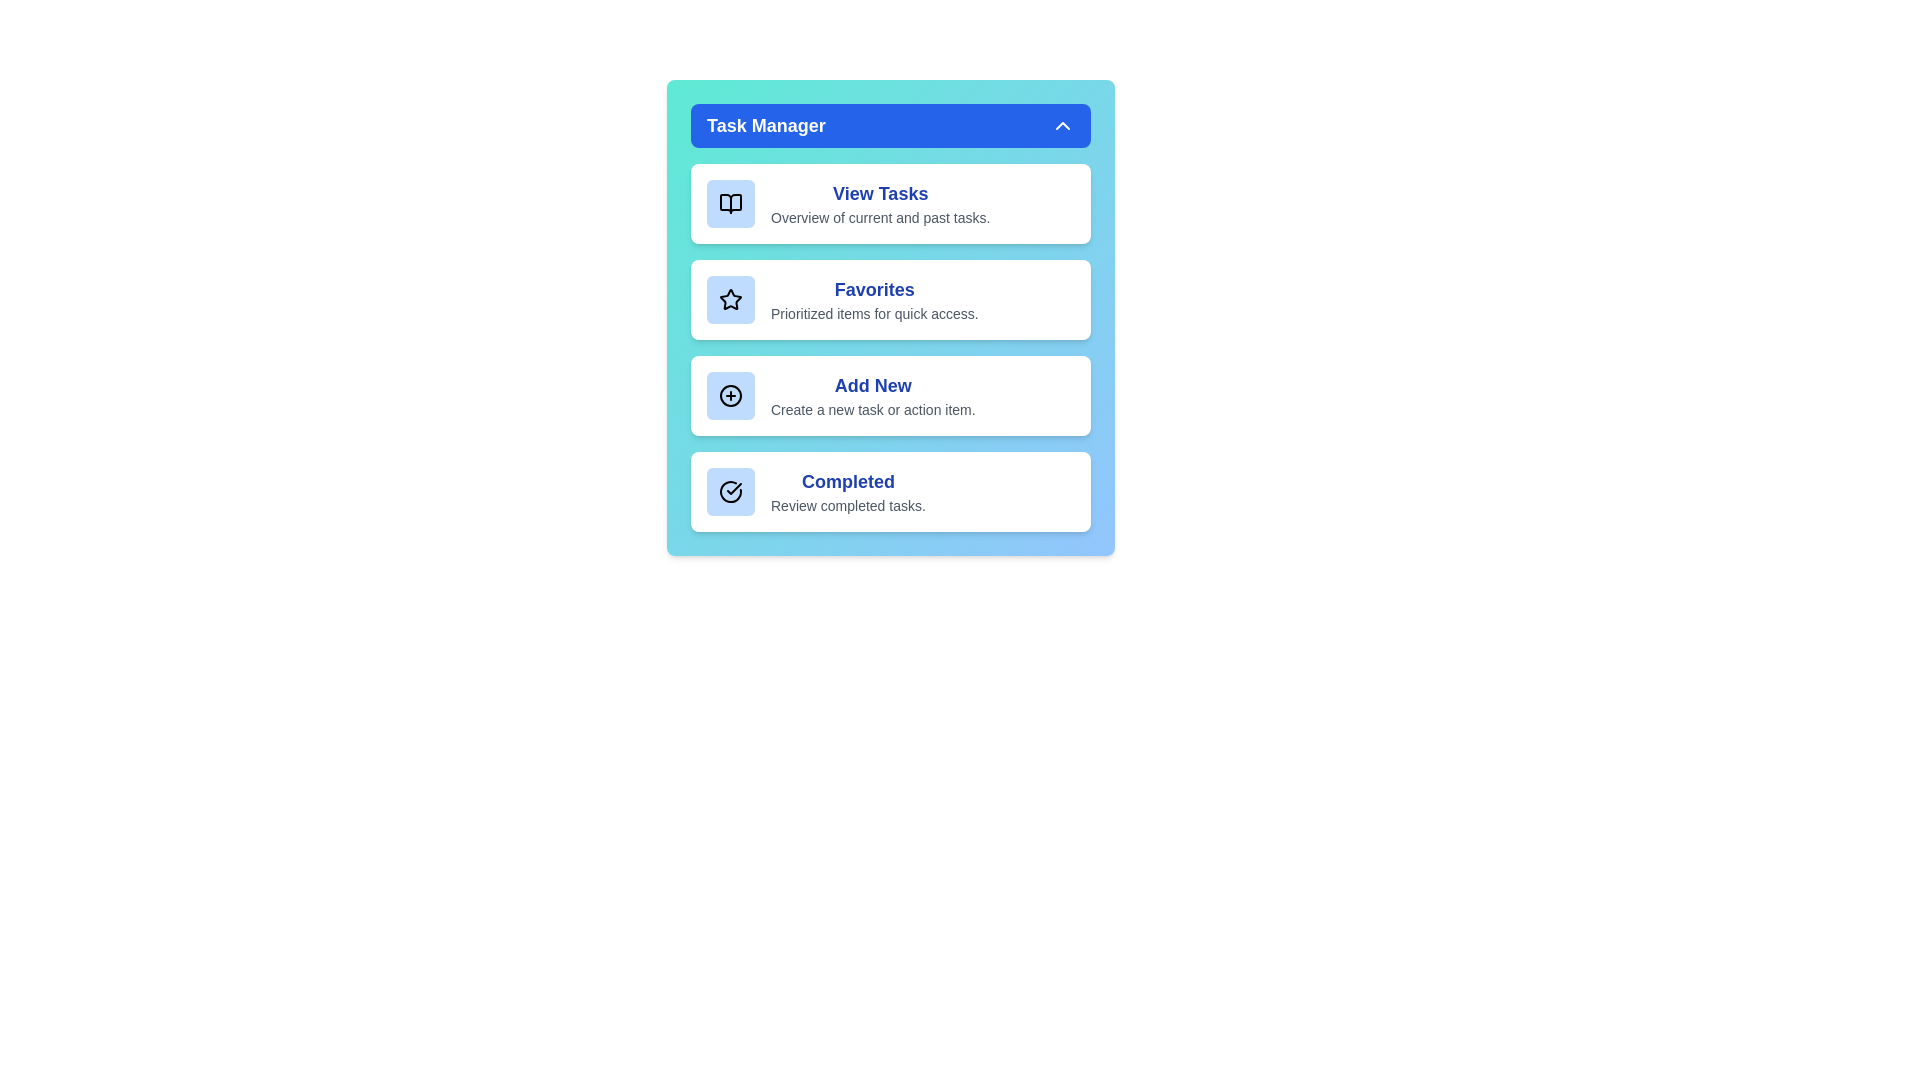  Describe the element at coordinates (890, 492) in the screenshot. I see `the 'Completed' menu item to review completed tasks` at that location.